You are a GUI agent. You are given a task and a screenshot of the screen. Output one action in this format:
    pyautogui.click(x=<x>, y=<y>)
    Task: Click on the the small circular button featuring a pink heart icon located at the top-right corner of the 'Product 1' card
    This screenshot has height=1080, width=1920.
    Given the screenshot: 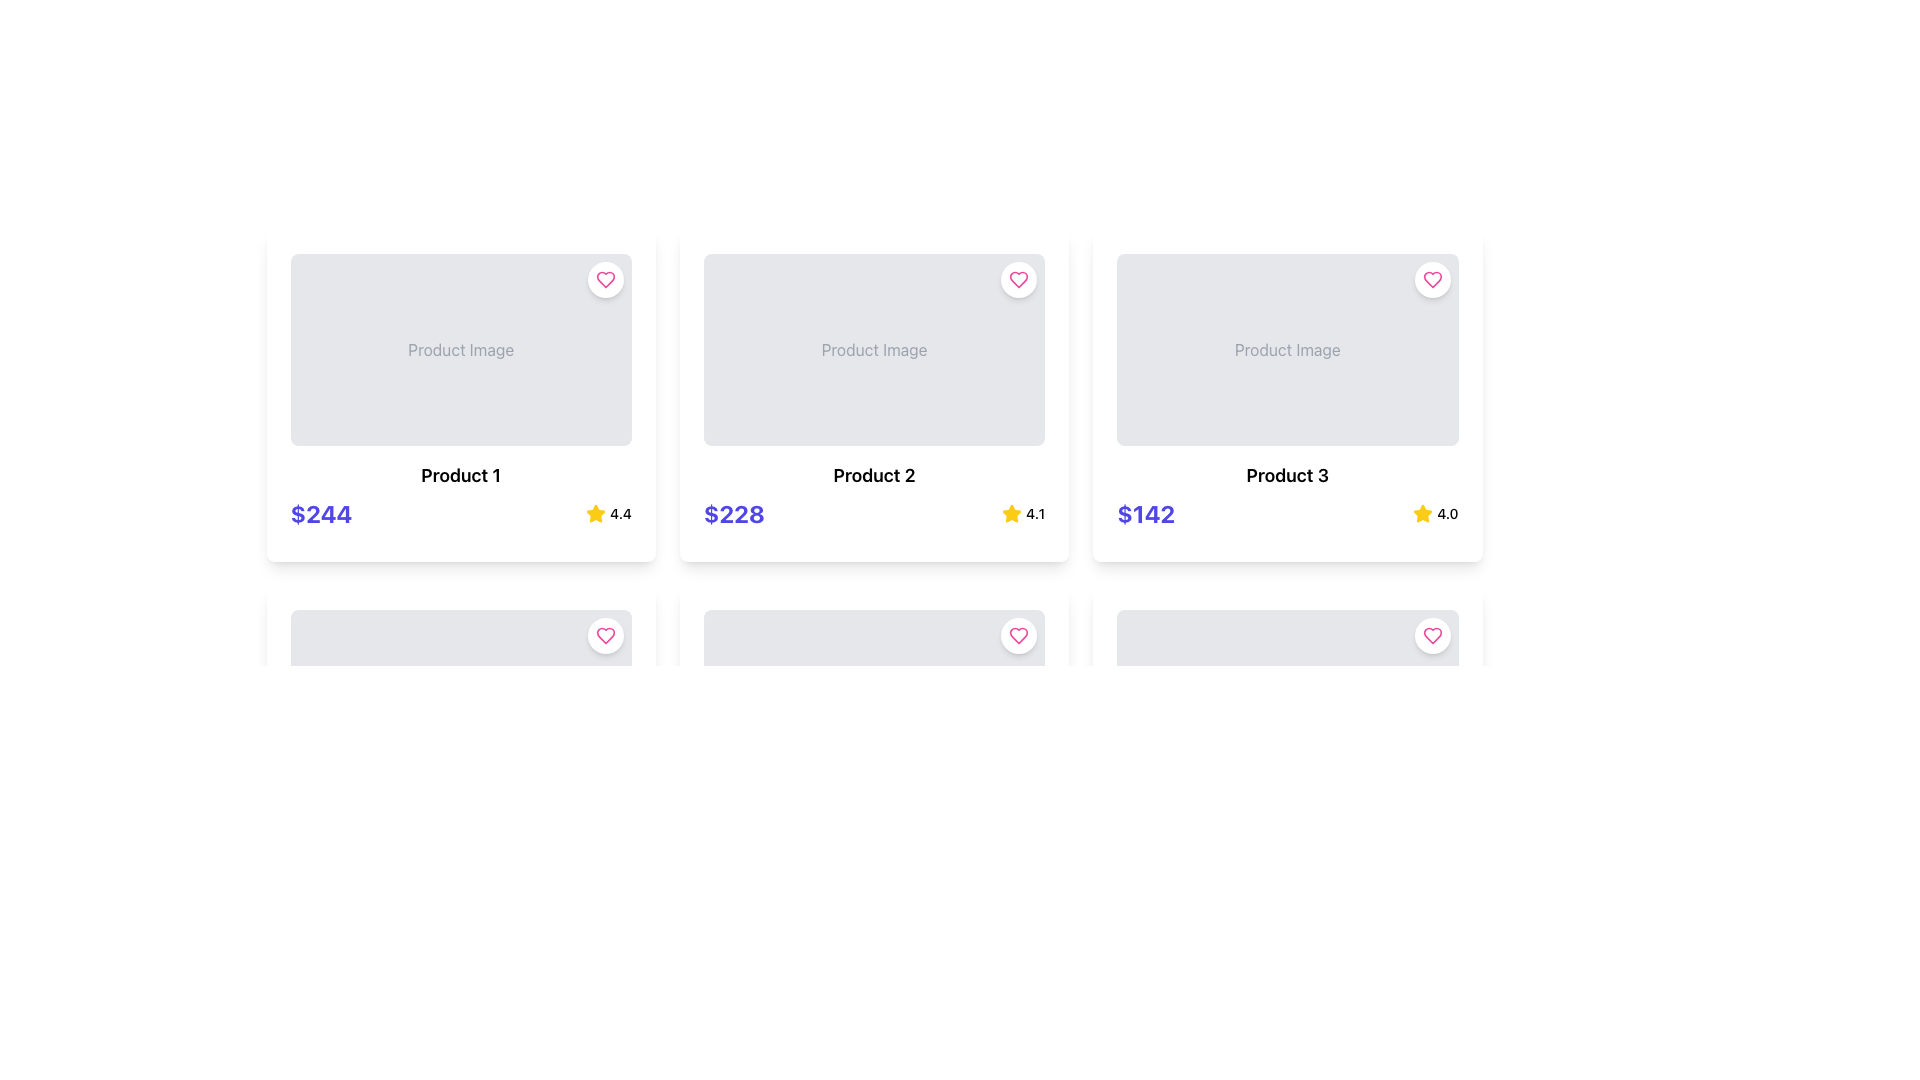 What is the action you would take?
    pyautogui.click(x=604, y=280)
    